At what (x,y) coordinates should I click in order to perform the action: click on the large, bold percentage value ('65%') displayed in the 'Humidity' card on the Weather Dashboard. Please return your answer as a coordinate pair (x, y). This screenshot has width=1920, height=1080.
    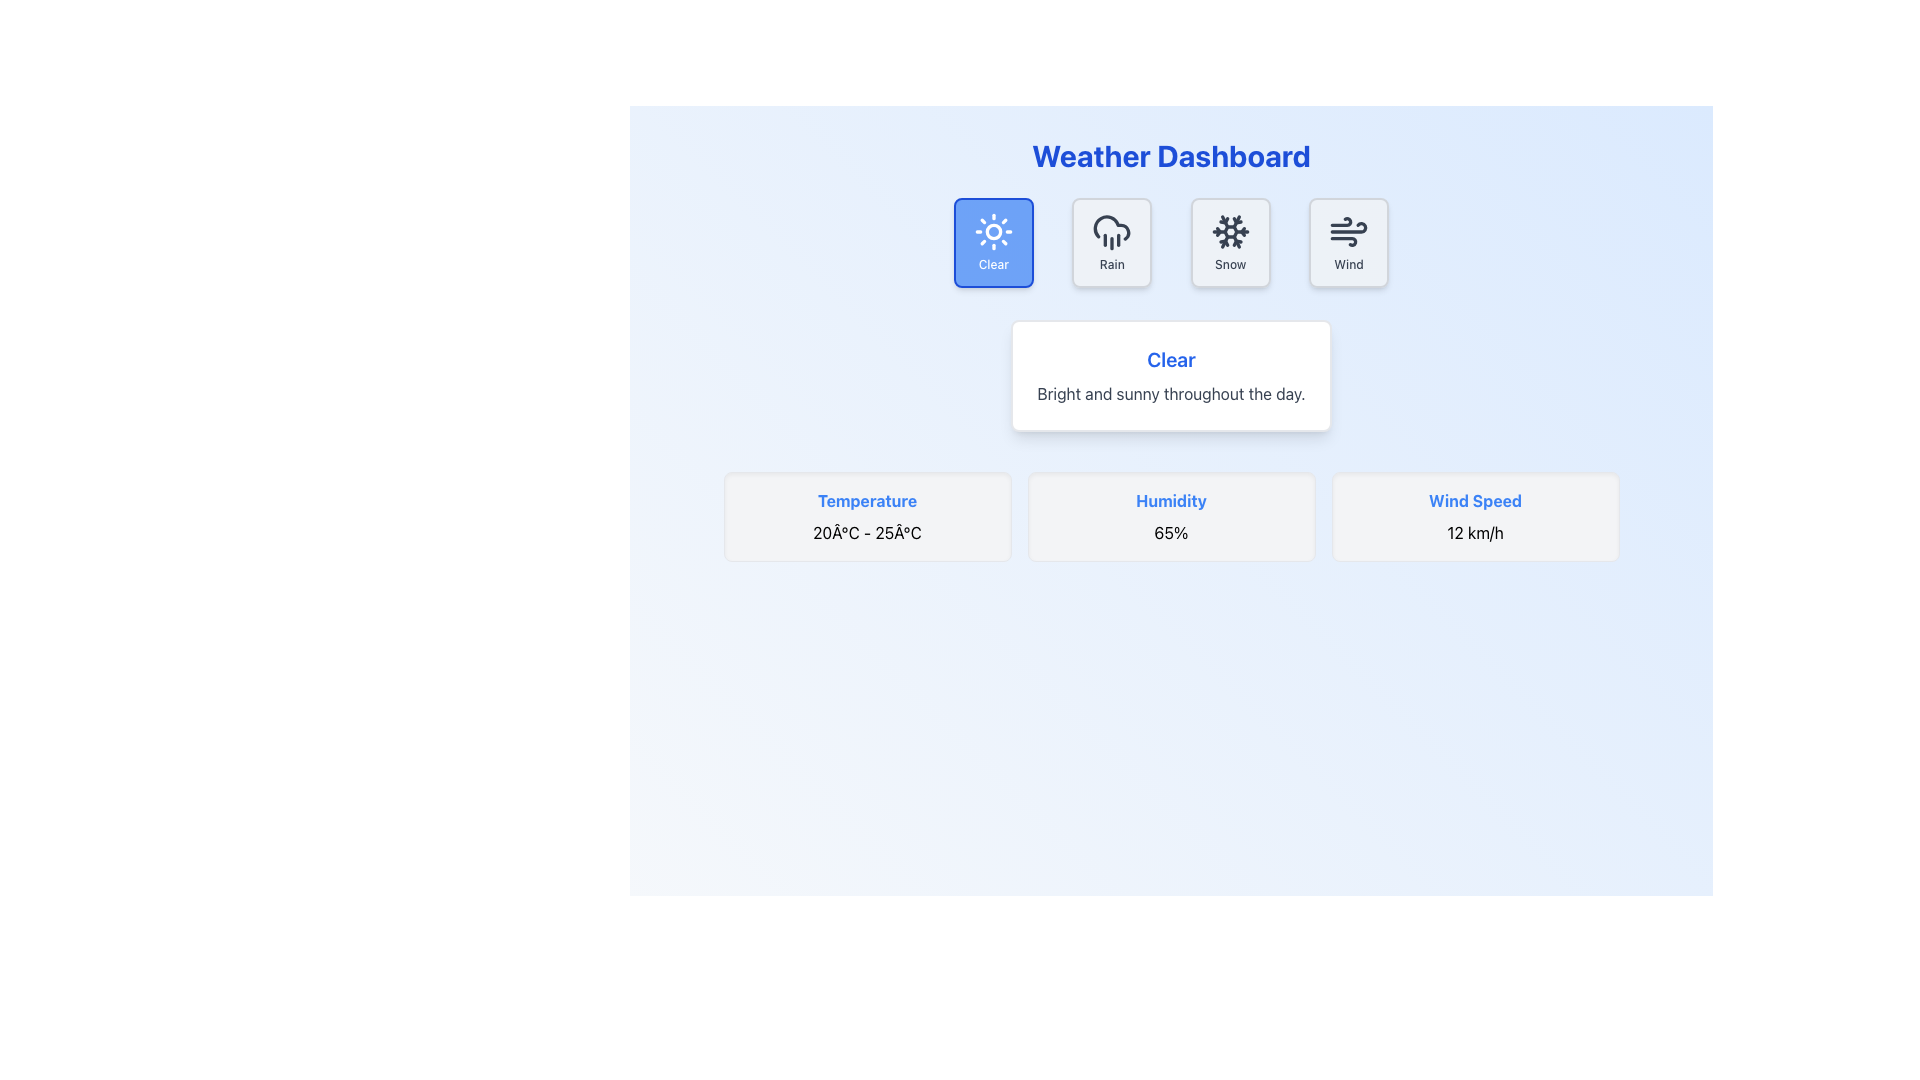
    Looking at the image, I should click on (1171, 531).